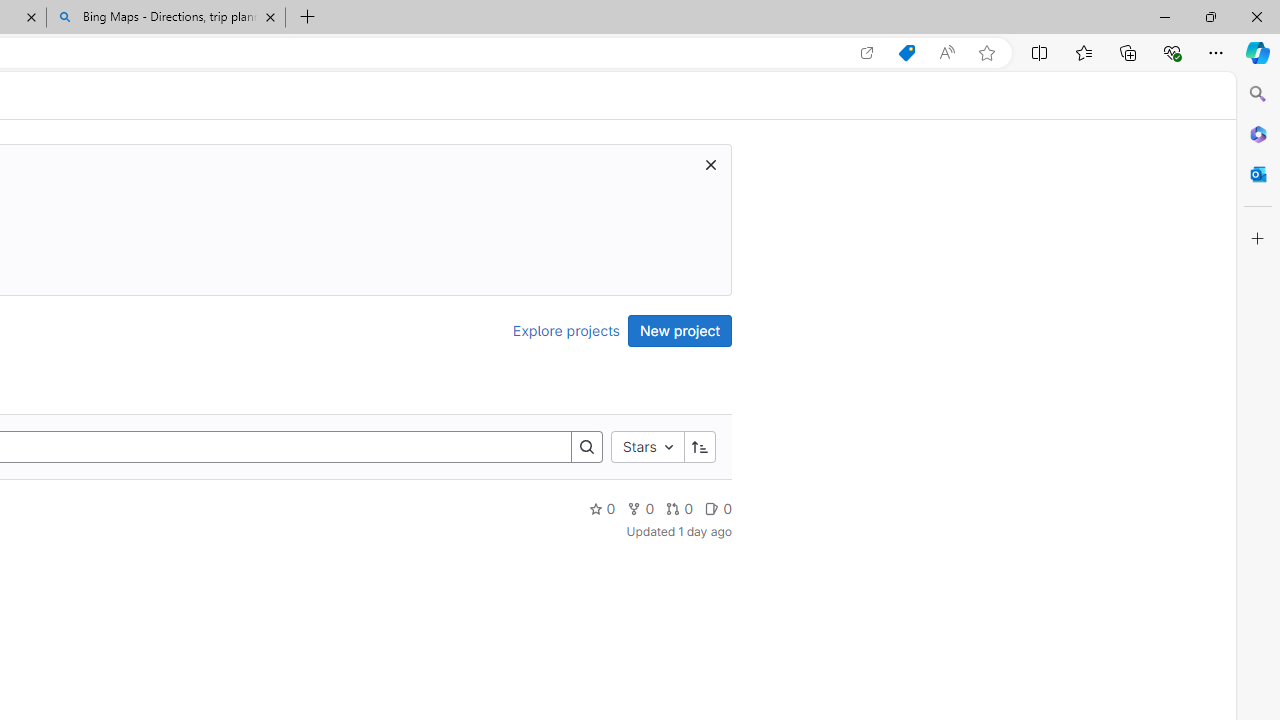  Describe the element at coordinates (564, 329) in the screenshot. I see `'Explore projects'` at that location.